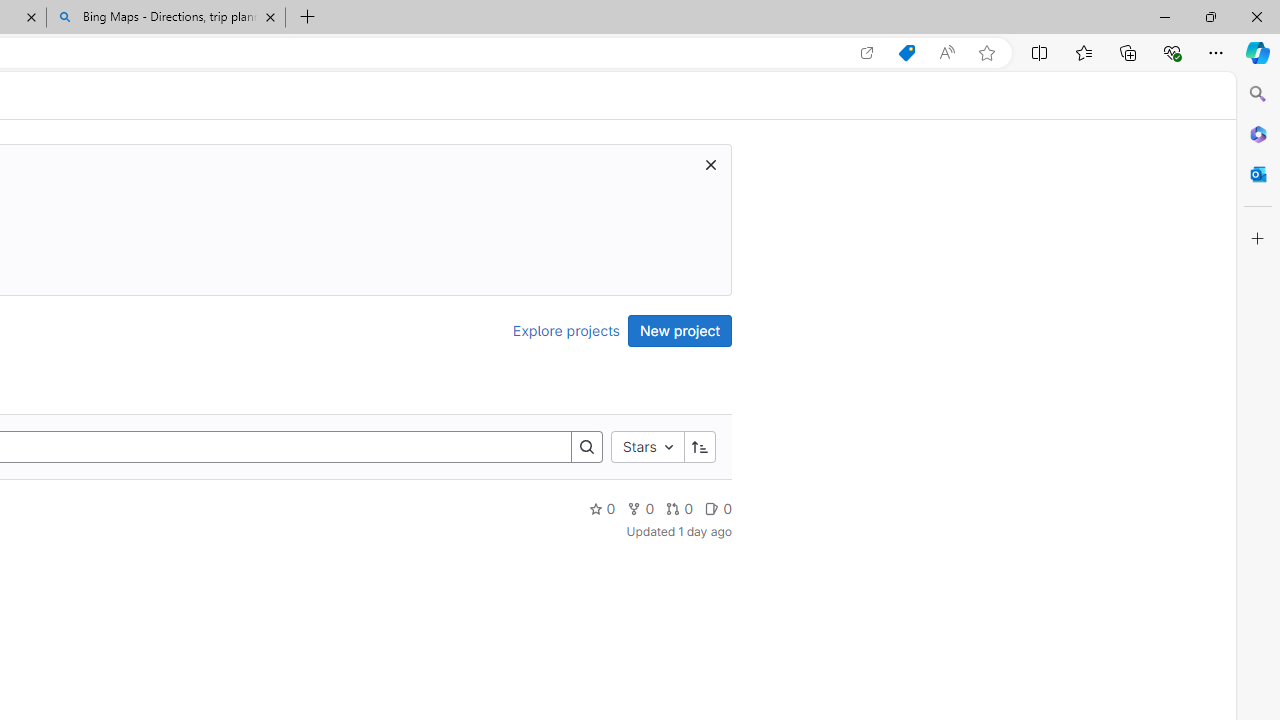  Describe the element at coordinates (564, 329) in the screenshot. I see `'Explore projects'` at that location.